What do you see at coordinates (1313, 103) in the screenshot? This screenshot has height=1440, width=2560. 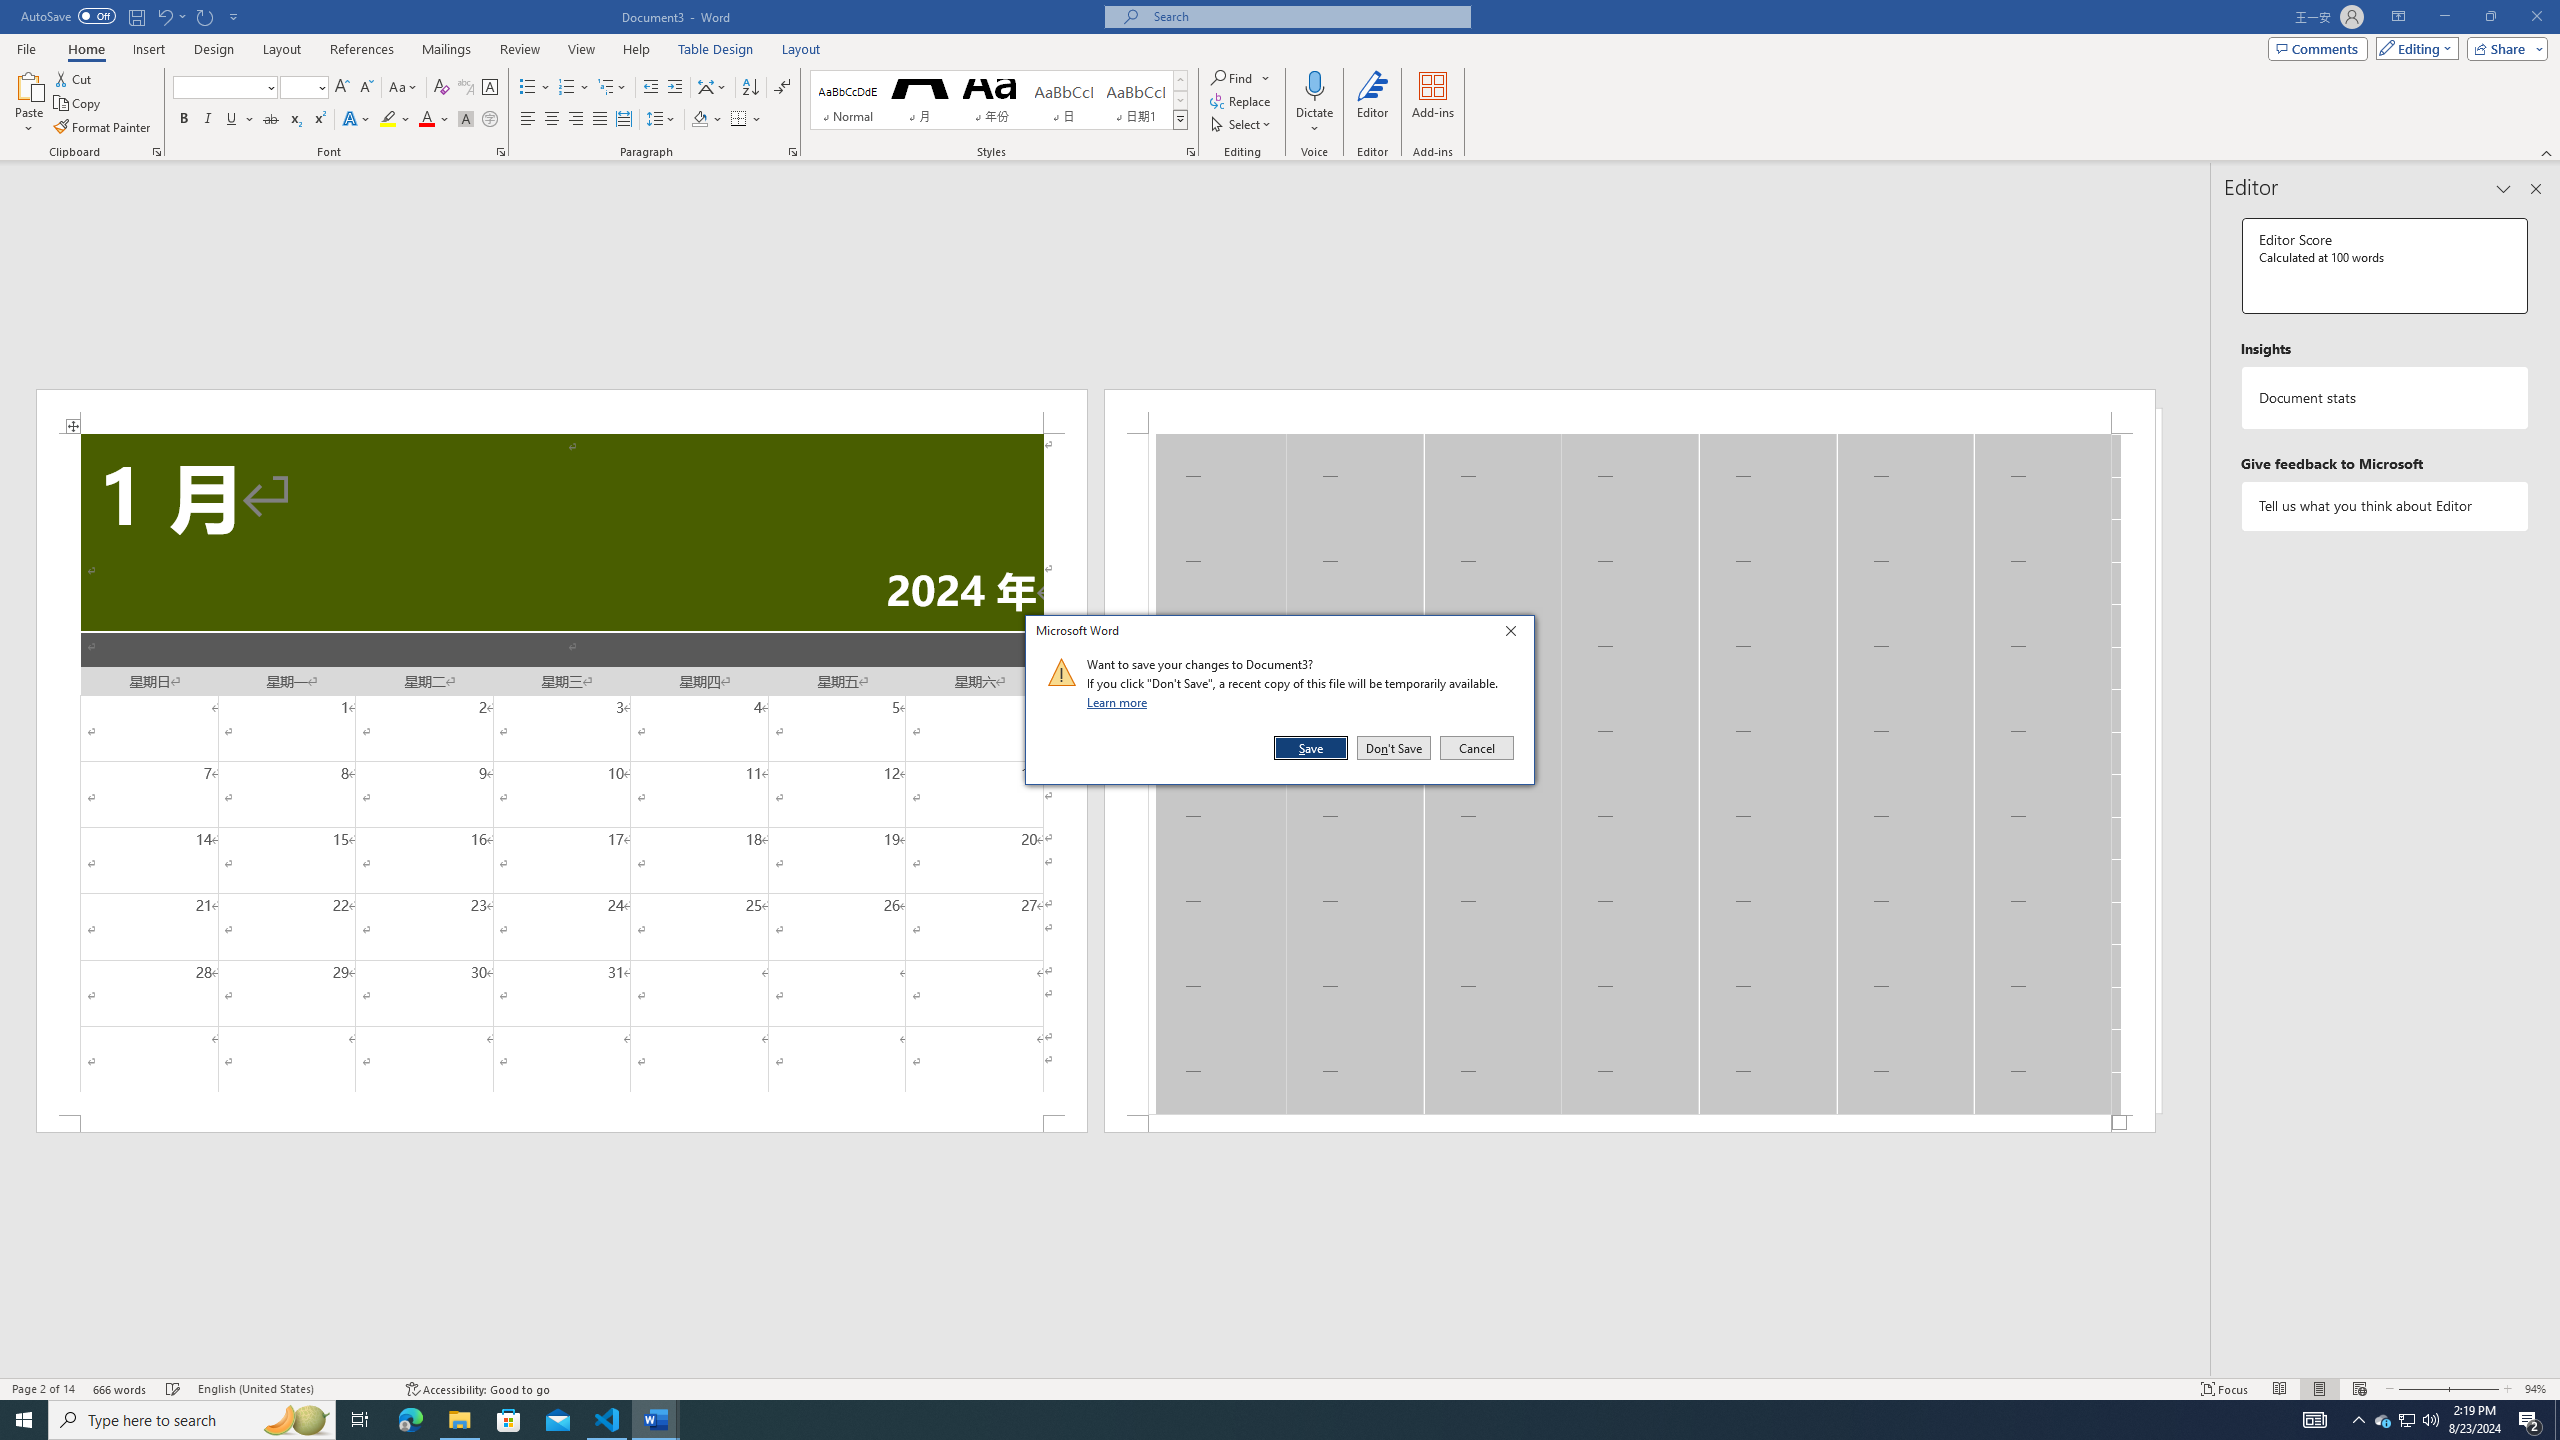 I see `'Dictate'` at bounding box center [1313, 103].